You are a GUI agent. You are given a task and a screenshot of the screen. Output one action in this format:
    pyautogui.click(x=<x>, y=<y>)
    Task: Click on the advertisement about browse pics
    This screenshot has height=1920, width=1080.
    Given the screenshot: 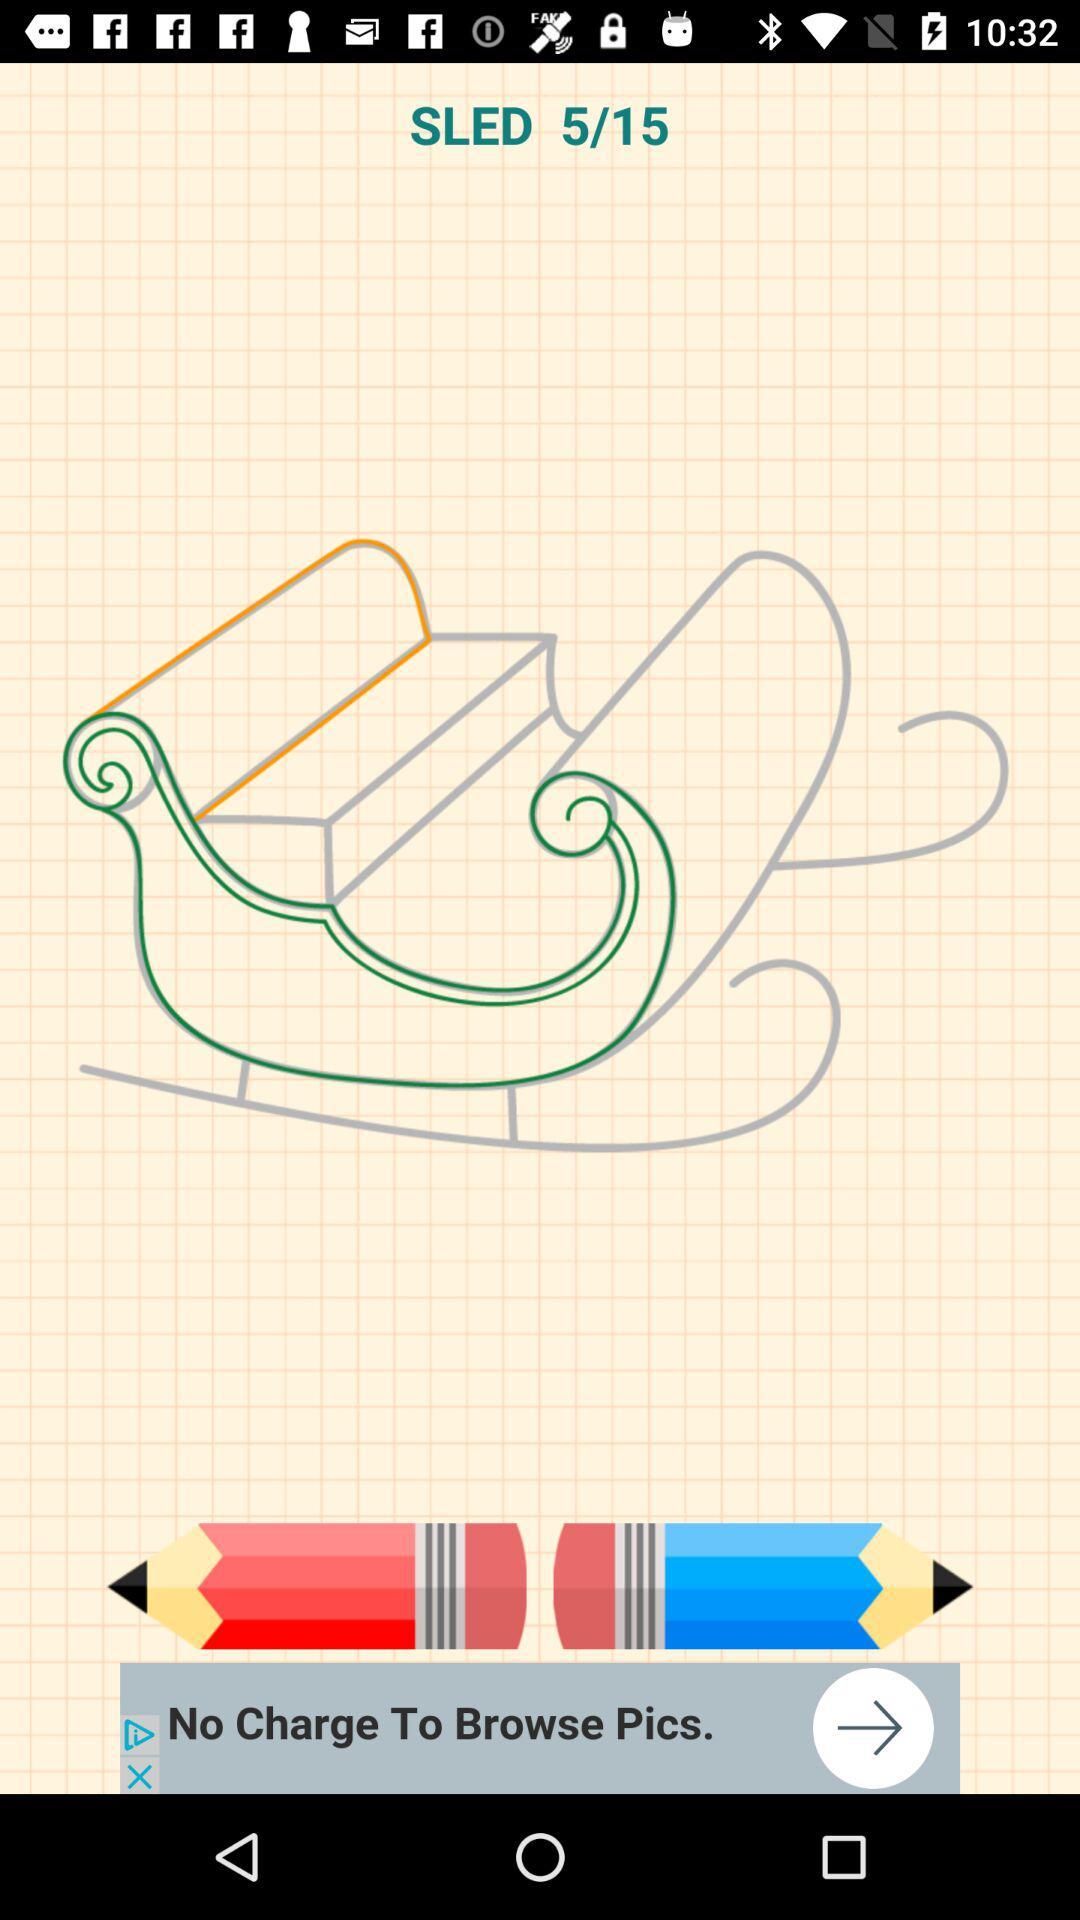 What is the action you would take?
    pyautogui.click(x=540, y=1727)
    